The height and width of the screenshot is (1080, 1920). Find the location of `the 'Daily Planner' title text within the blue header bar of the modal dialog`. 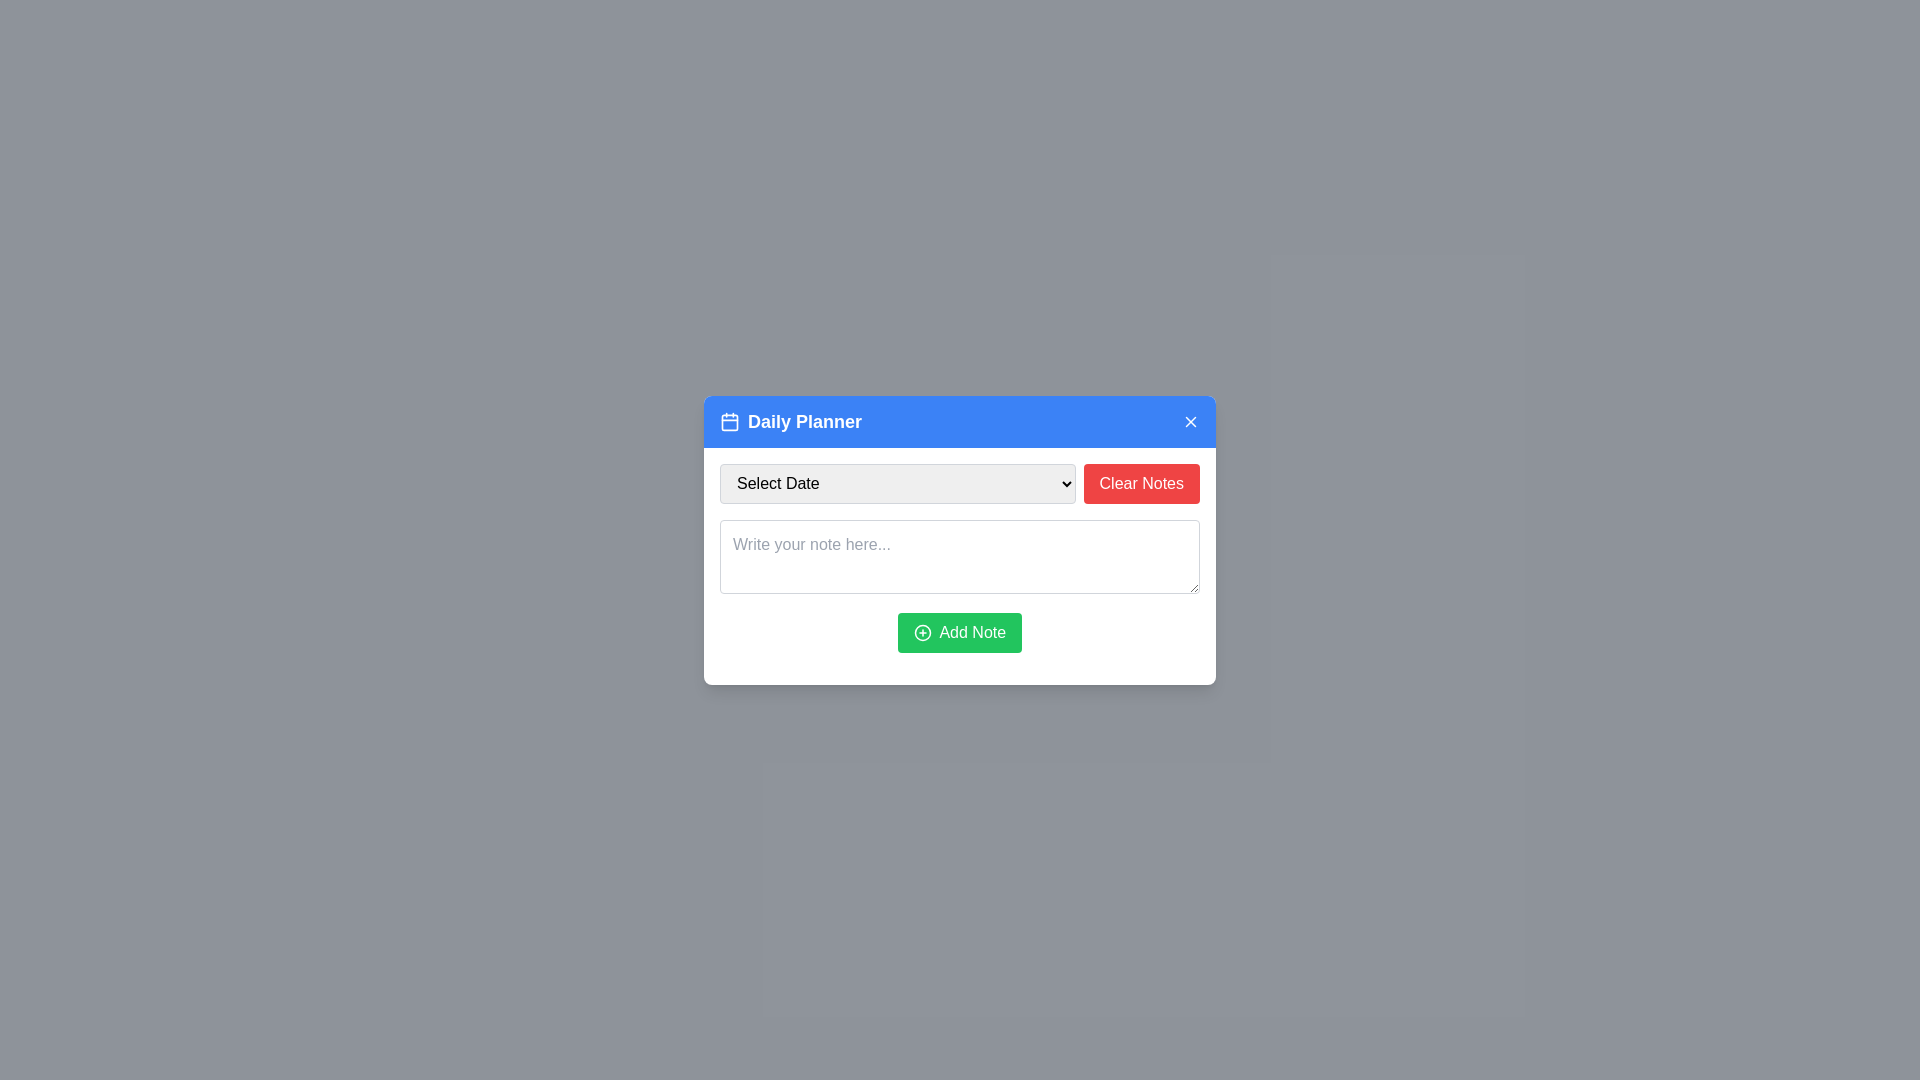

the 'Daily Planner' title text within the blue header bar of the modal dialog is located at coordinates (790, 420).